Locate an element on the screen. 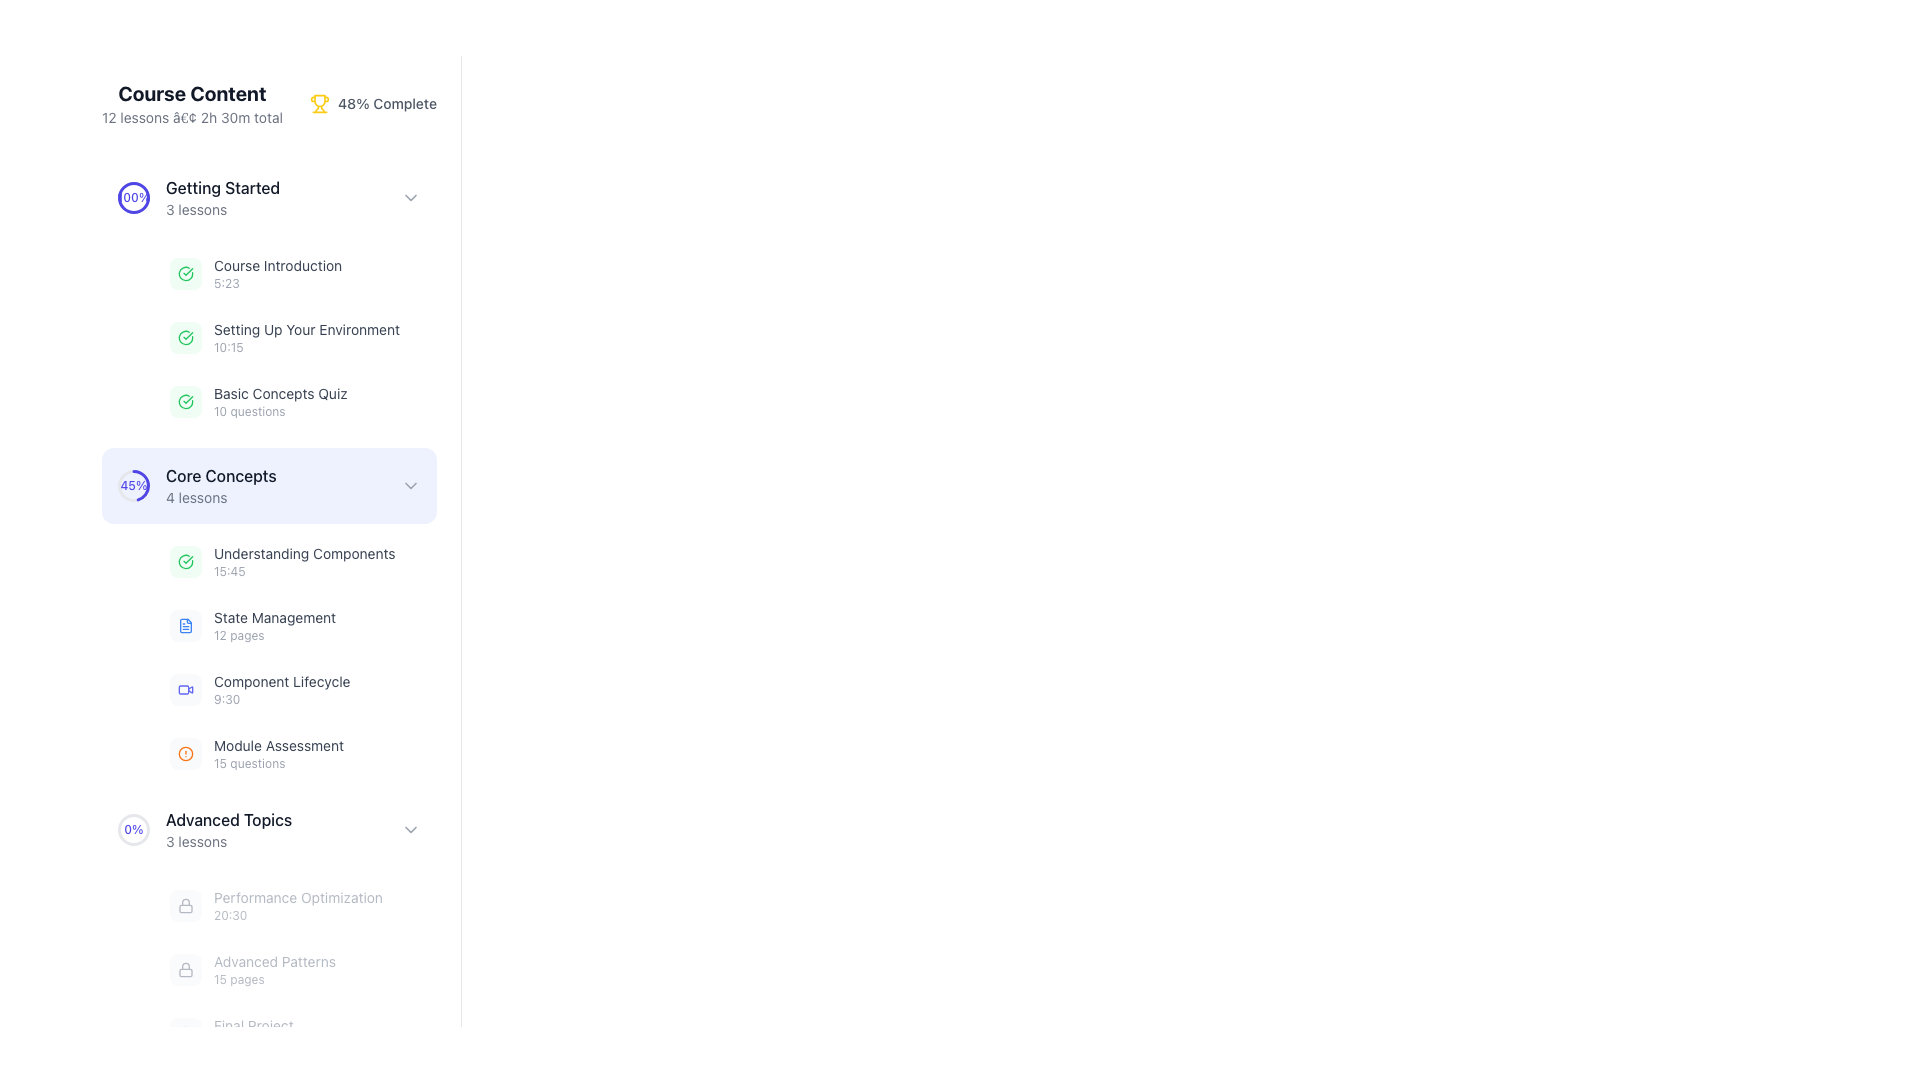 Image resolution: width=1920 pixels, height=1080 pixels. the indigo video camera icon with rounded corners located under the 'Core Concepts' section, which represents the Component Lifecycle lesson item is located at coordinates (186, 689).